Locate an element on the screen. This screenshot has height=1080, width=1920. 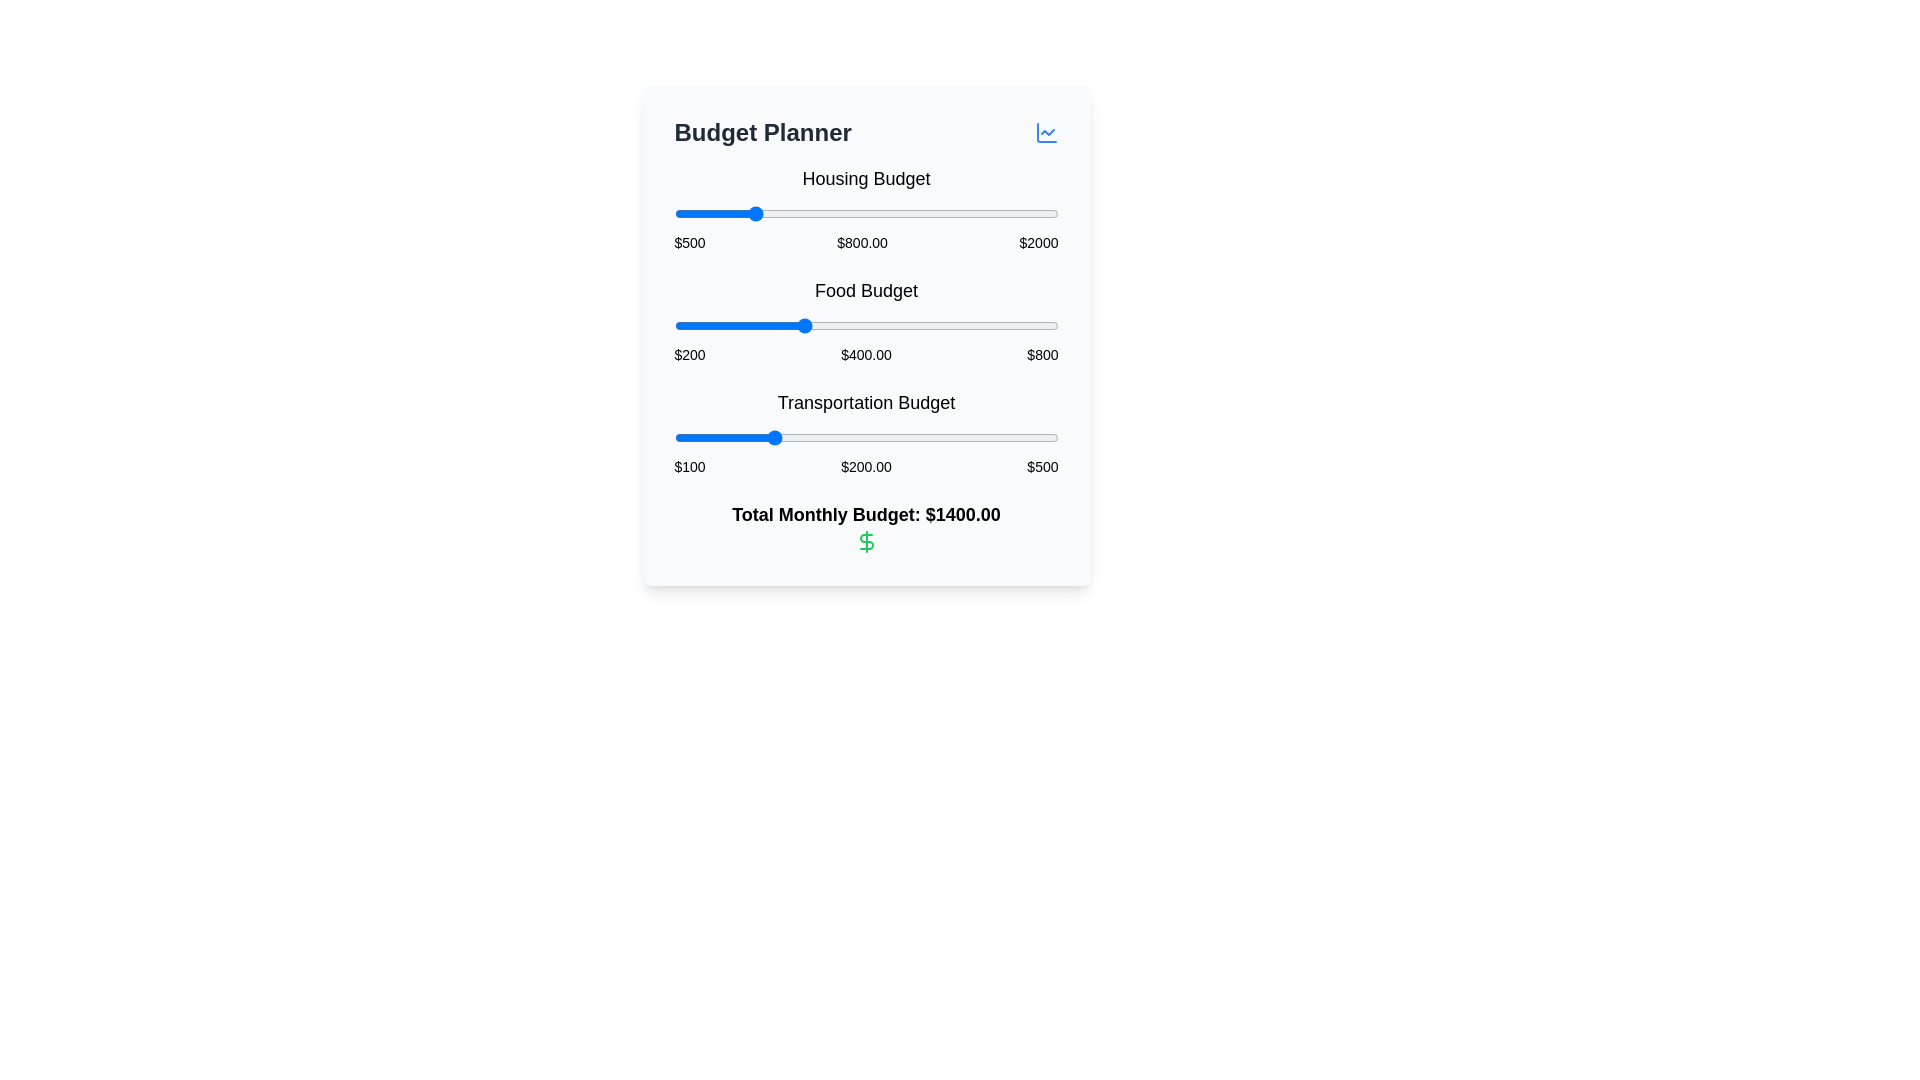
the housing budget slider is located at coordinates (696, 213).